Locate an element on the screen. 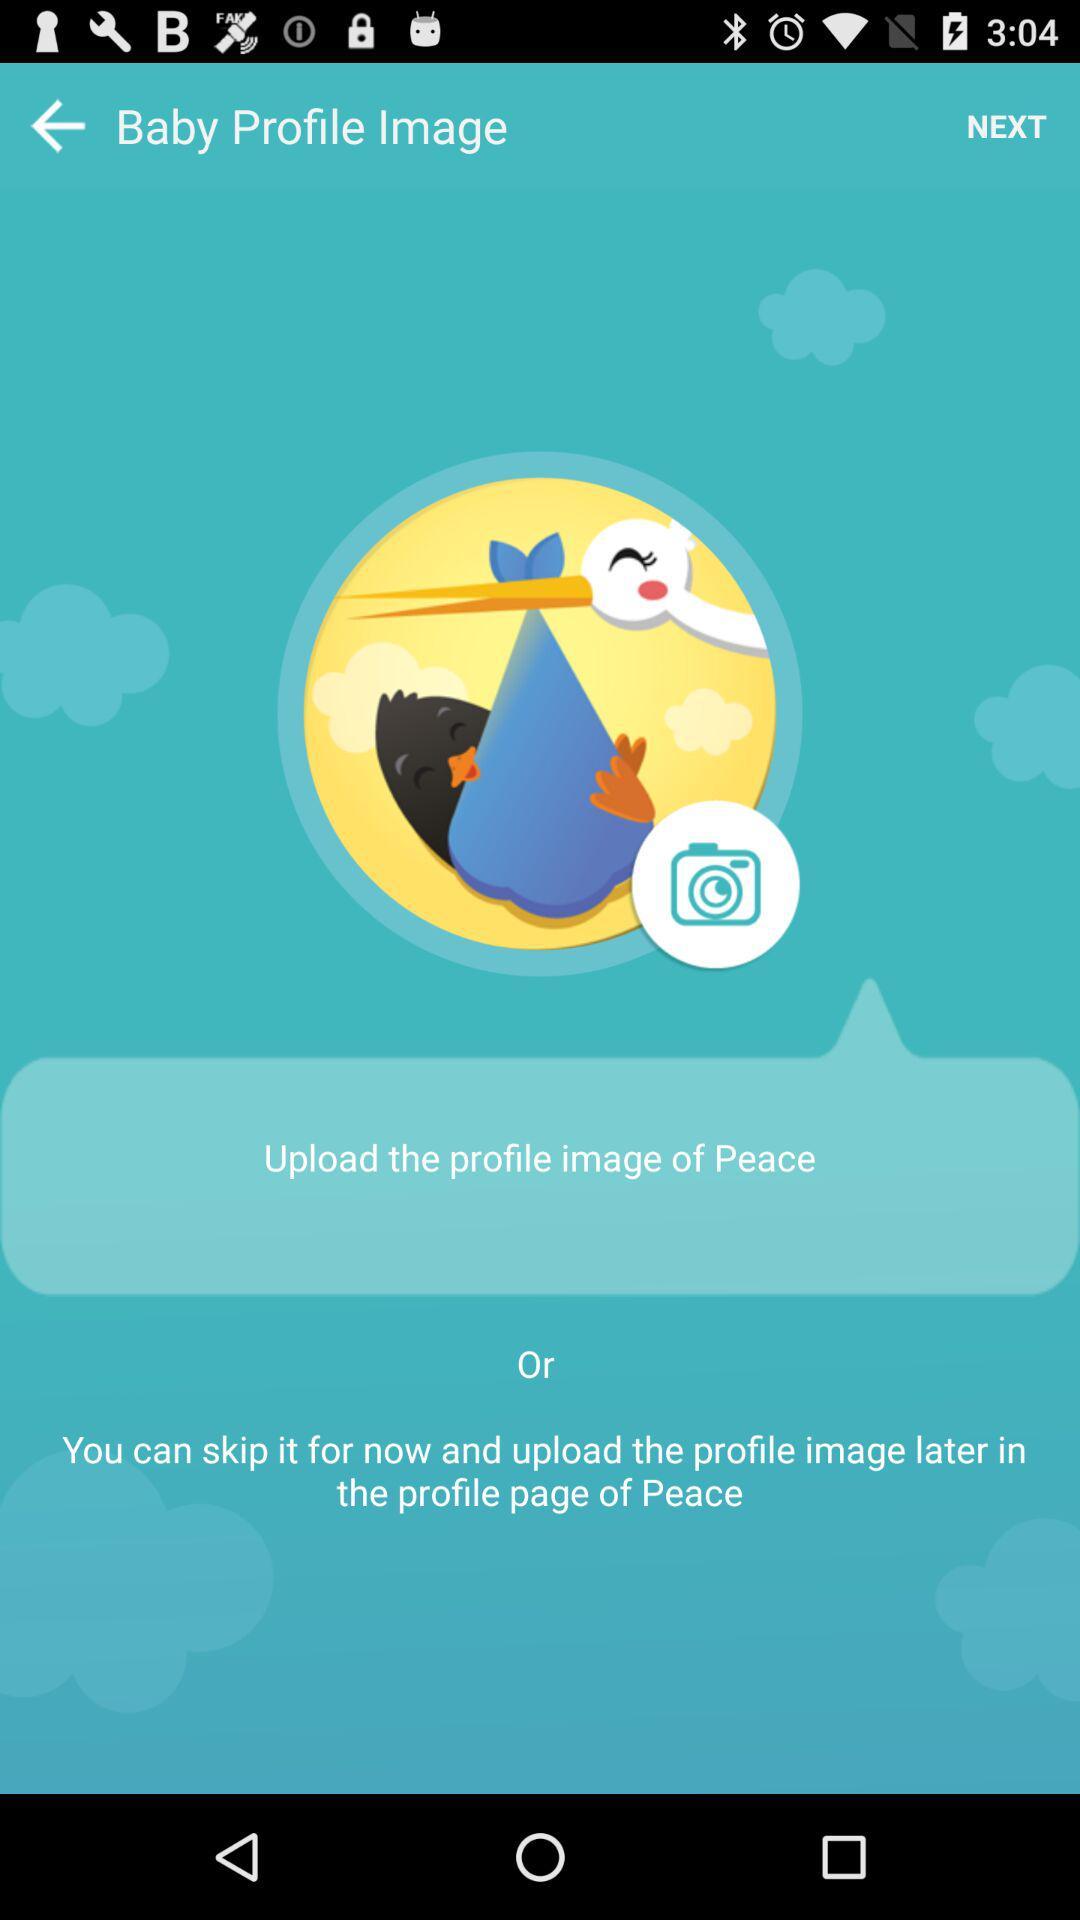  profile picture is located at coordinates (540, 714).